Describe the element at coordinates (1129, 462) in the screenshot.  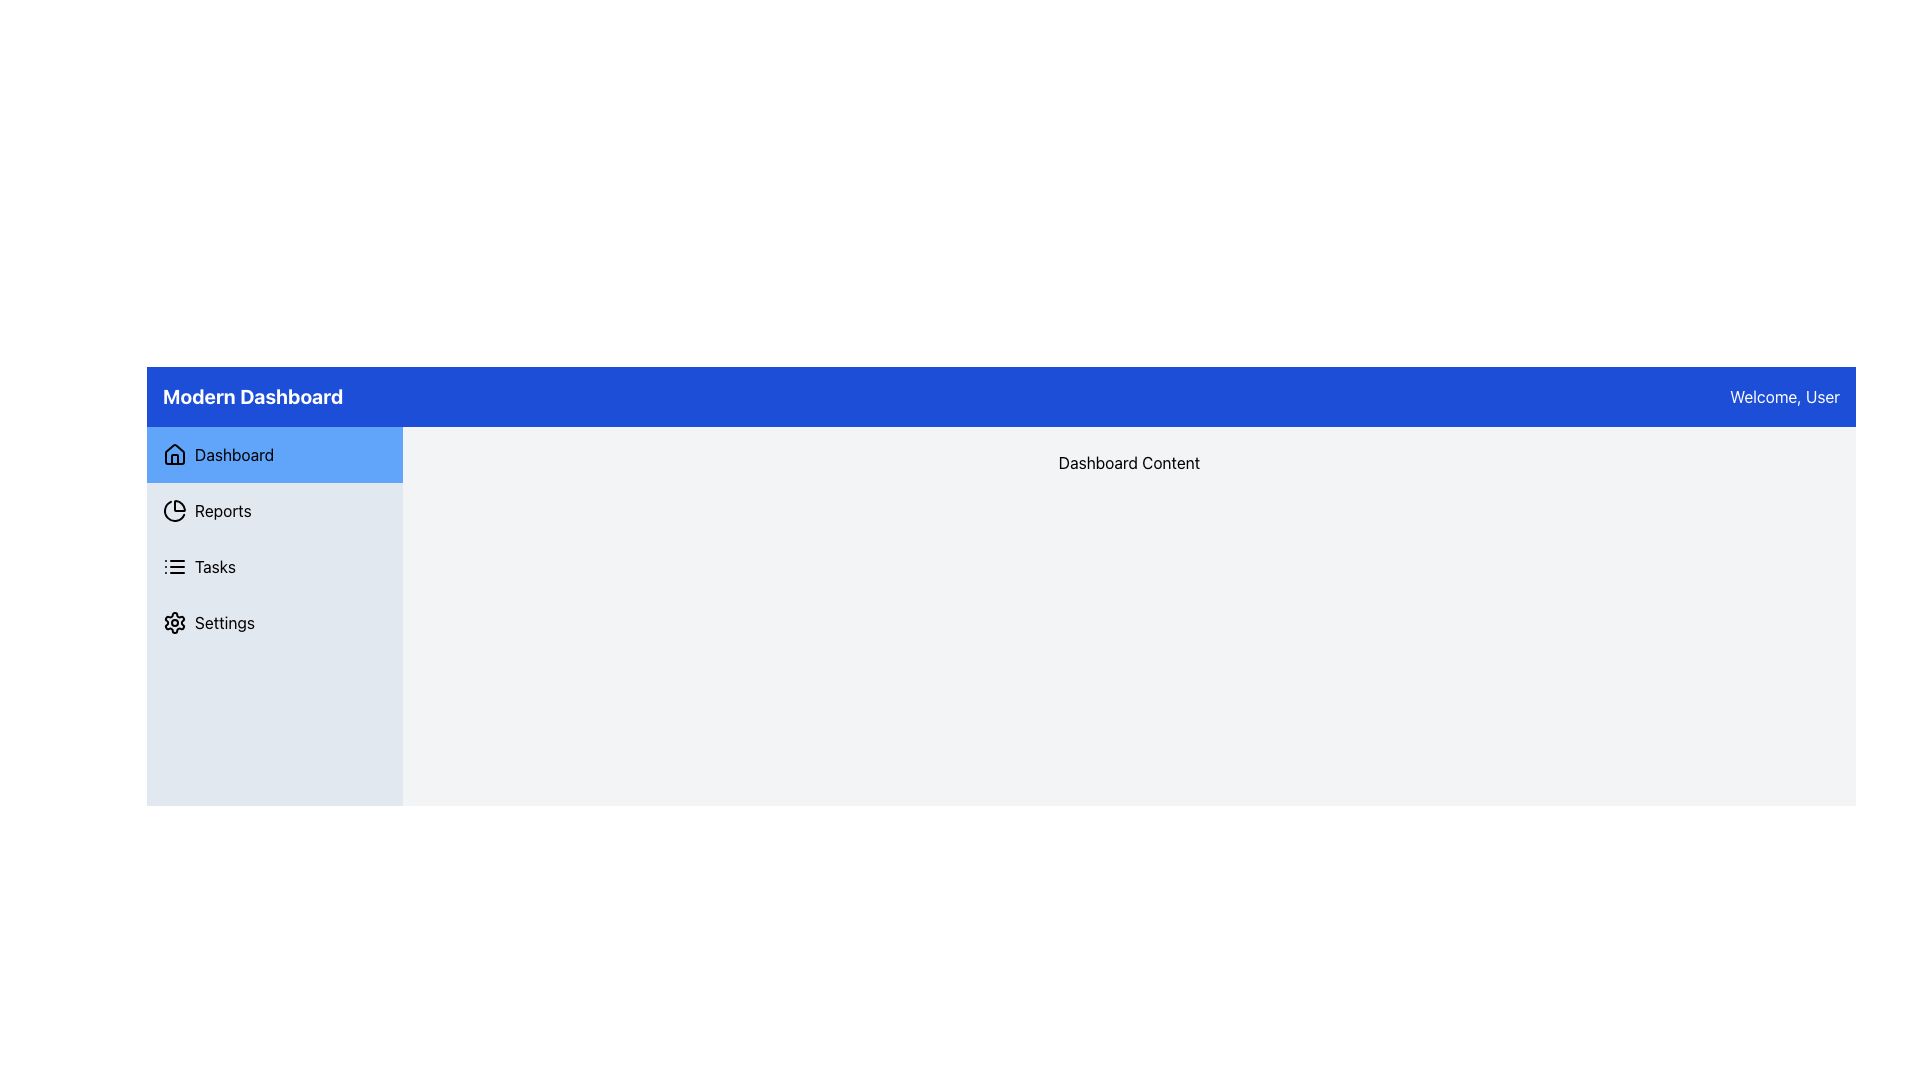
I see `the Text Label displaying 'Dashboard Content', which is centrally aligned in a light gray rectangular area under the top navigation bar` at that location.